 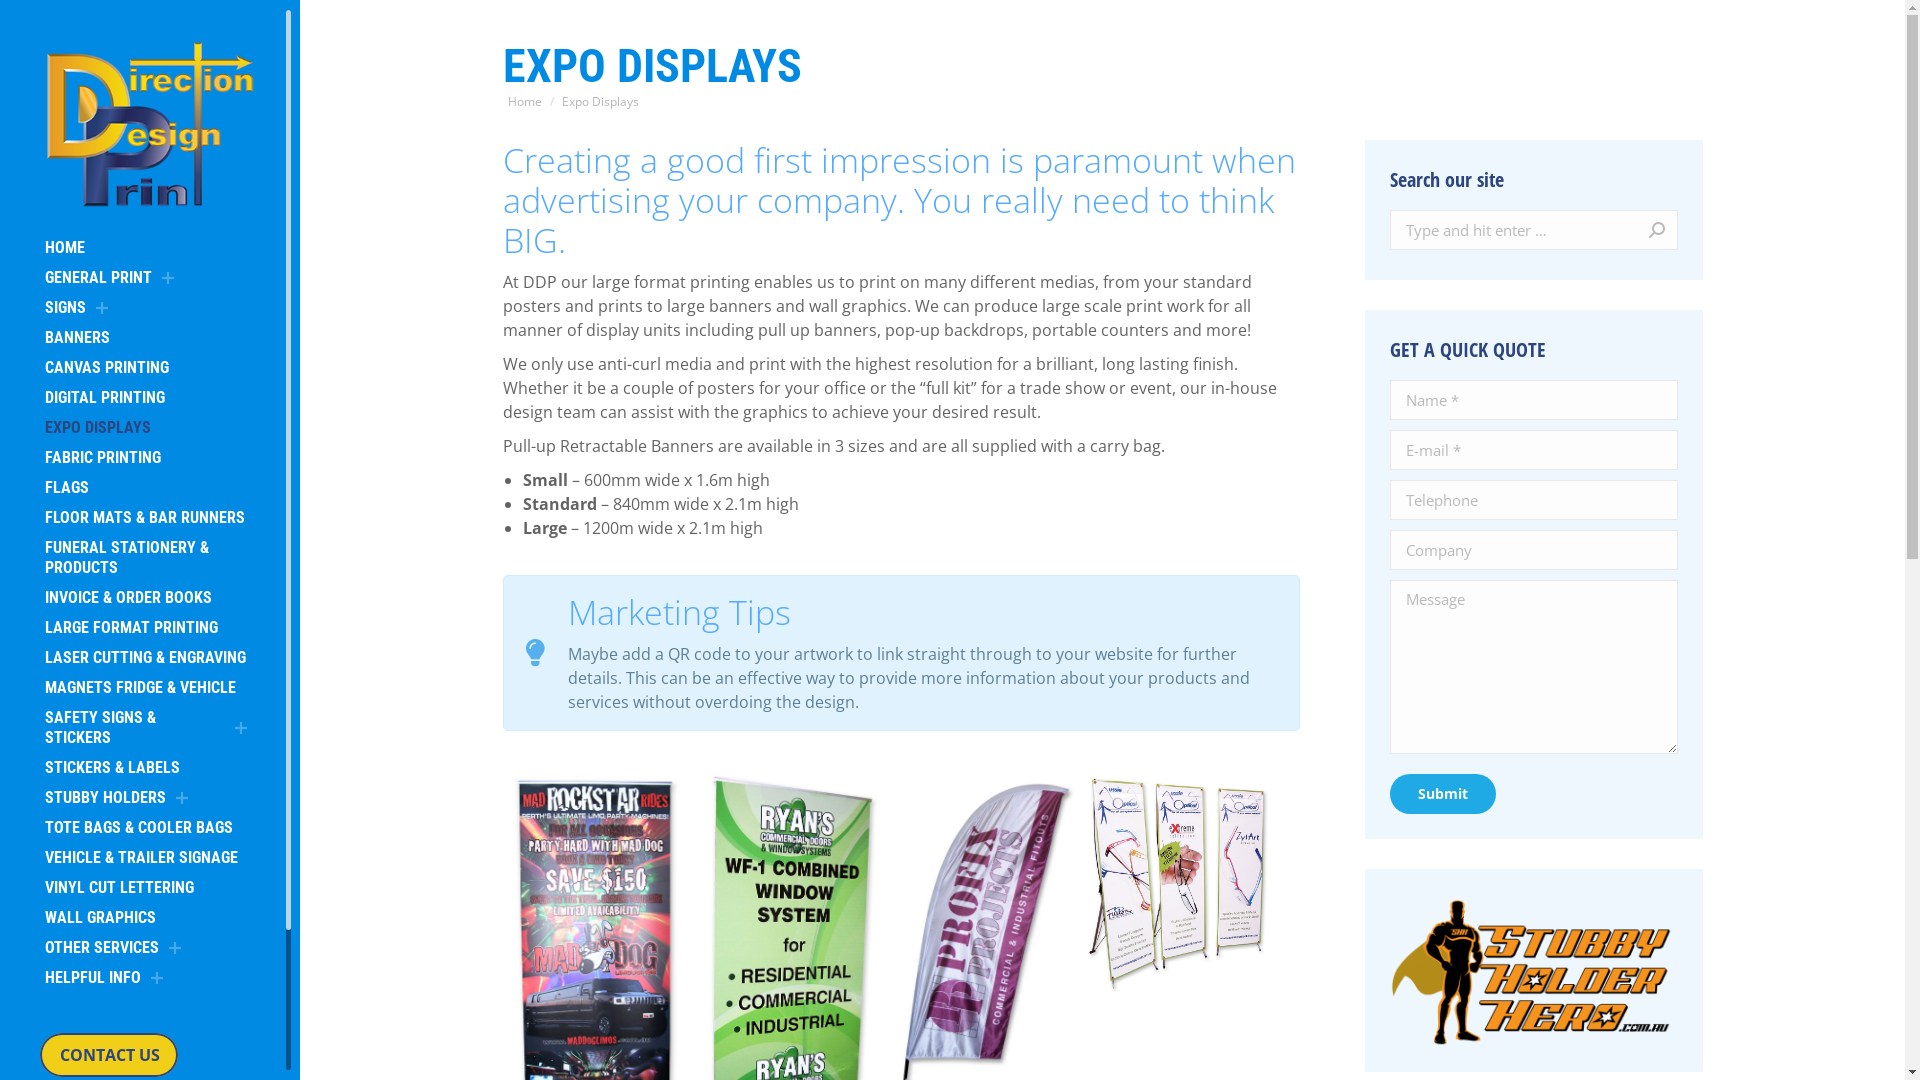 What do you see at coordinates (104, 397) in the screenshot?
I see `'DIGITAL PRINTING'` at bounding box center [104, 397].